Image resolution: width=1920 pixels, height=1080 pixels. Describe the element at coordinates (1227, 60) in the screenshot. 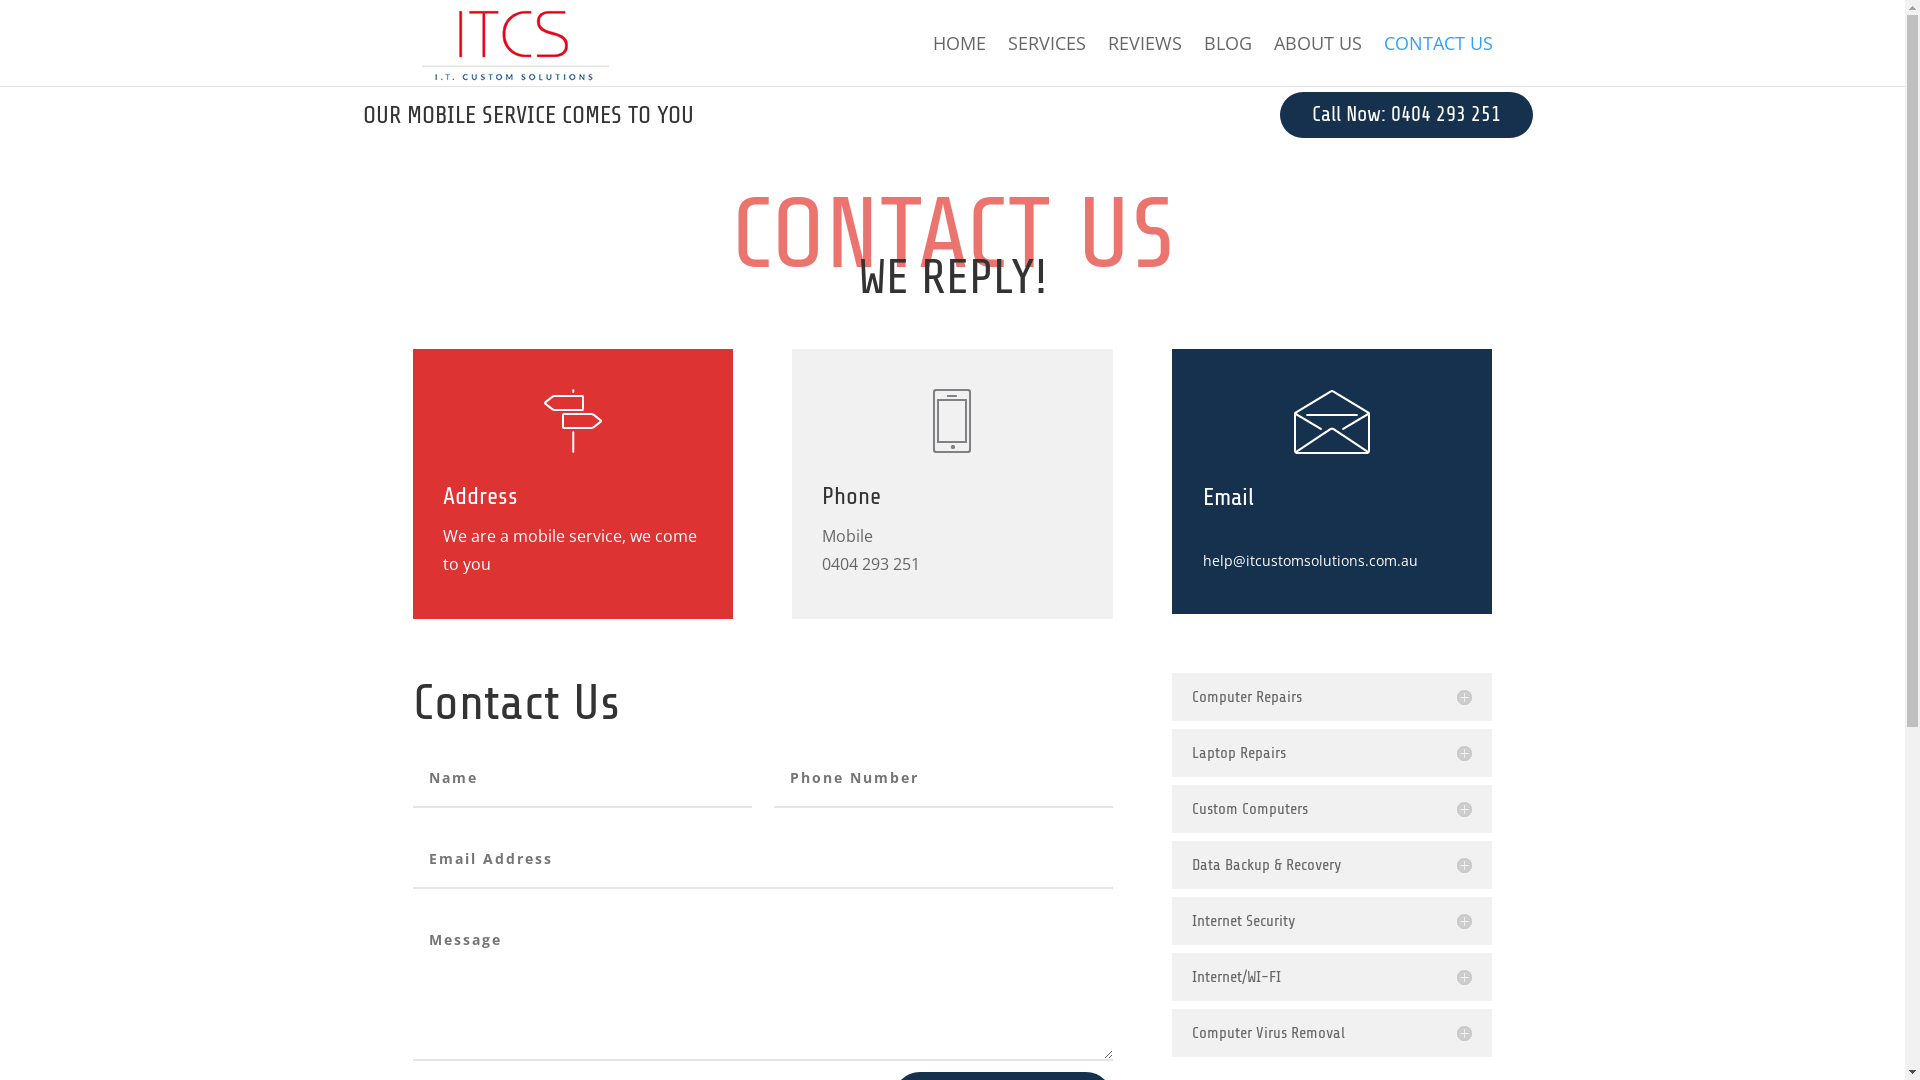

I see `'BLOG'` at that location.